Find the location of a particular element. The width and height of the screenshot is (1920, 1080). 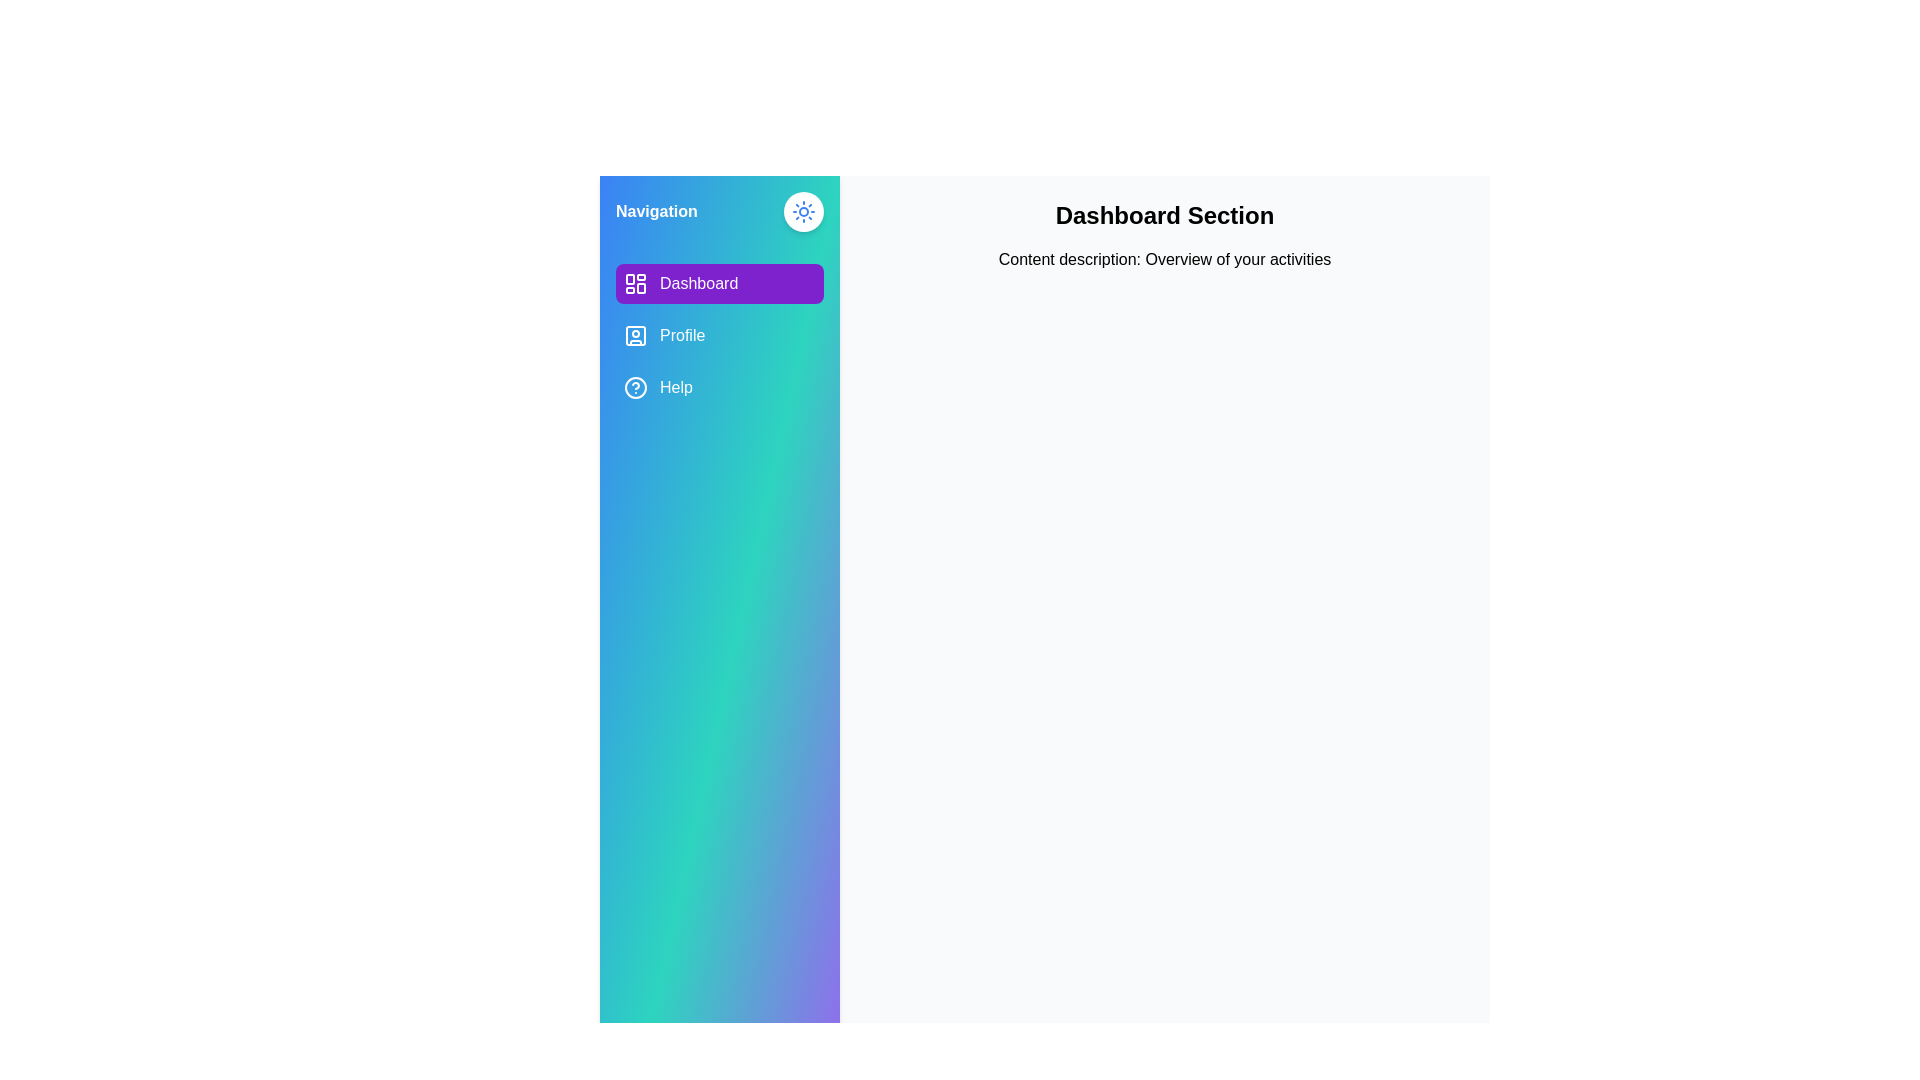

the Profile tab from the navigation menu is located at coordinates (720, 334).